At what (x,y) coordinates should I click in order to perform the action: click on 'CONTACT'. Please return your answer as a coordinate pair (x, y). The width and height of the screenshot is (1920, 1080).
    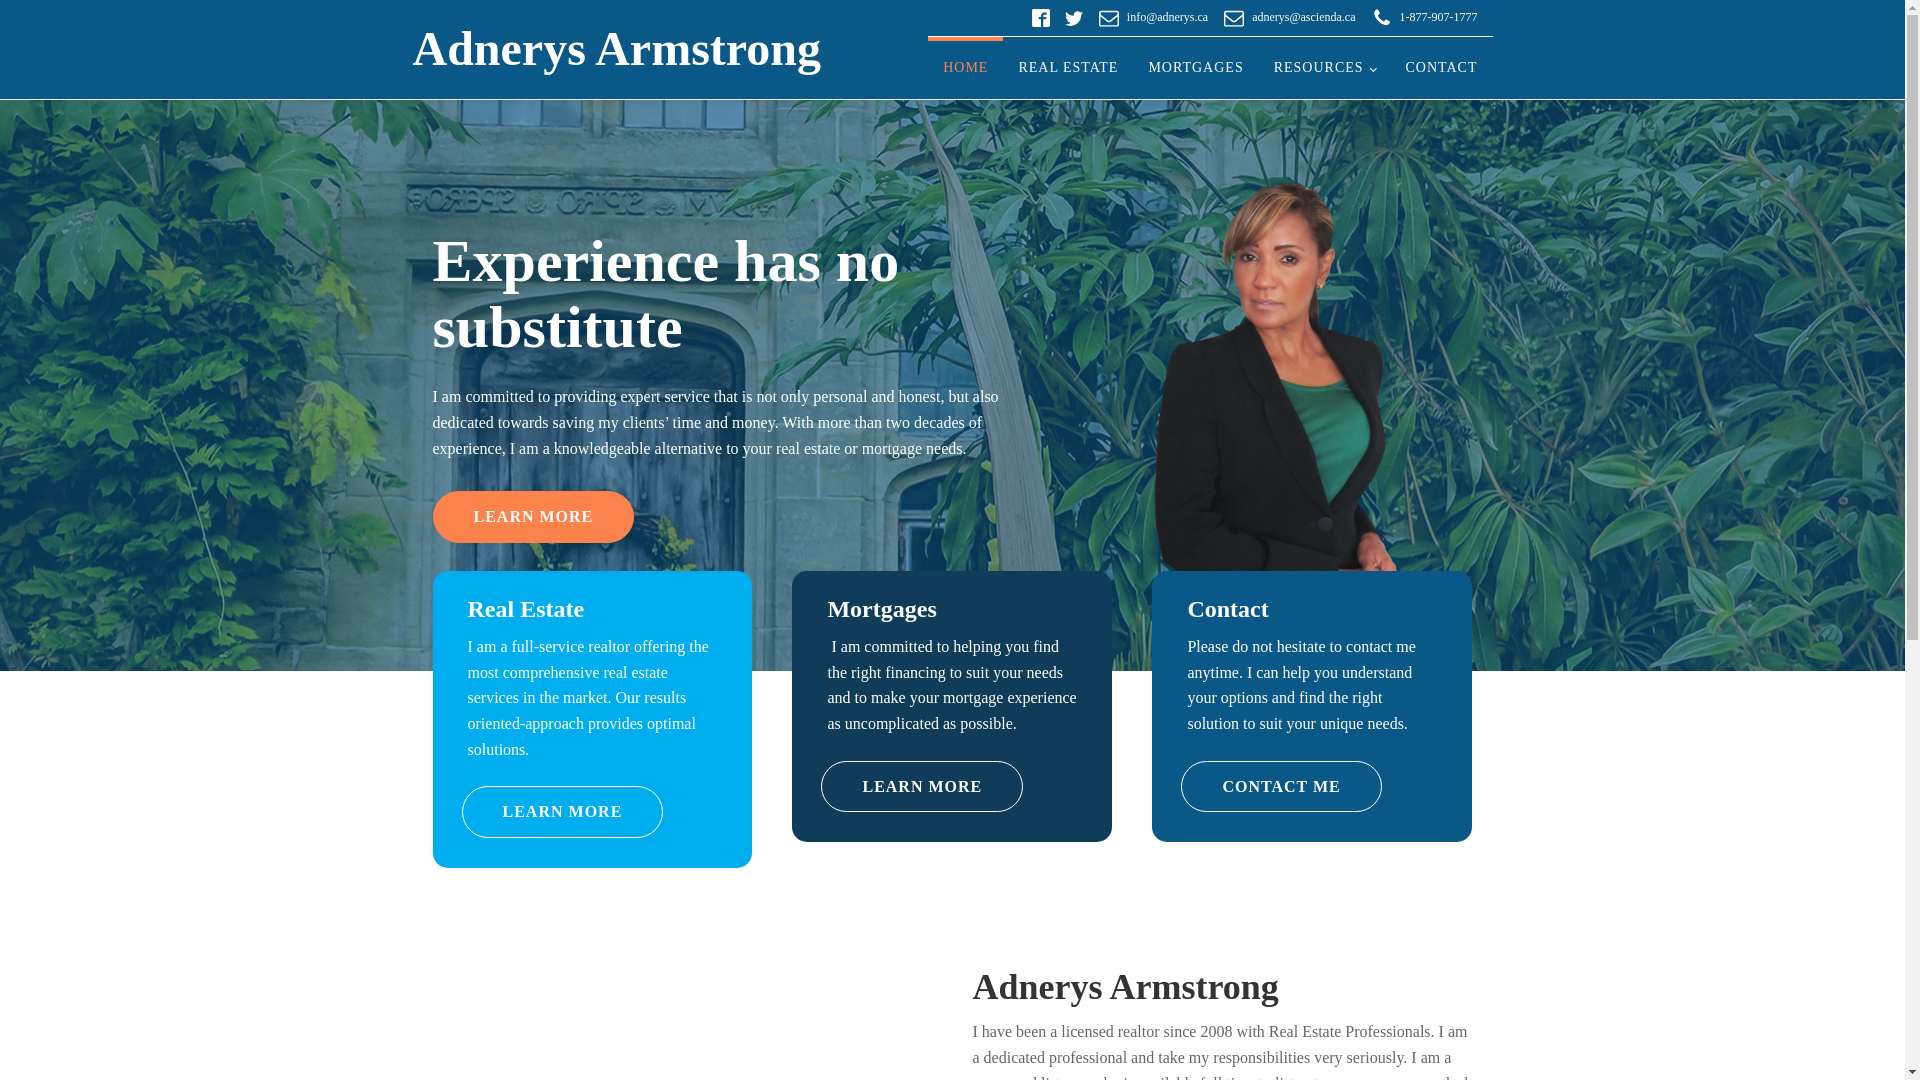
    Looking at the image, I should click on (1389, 67).